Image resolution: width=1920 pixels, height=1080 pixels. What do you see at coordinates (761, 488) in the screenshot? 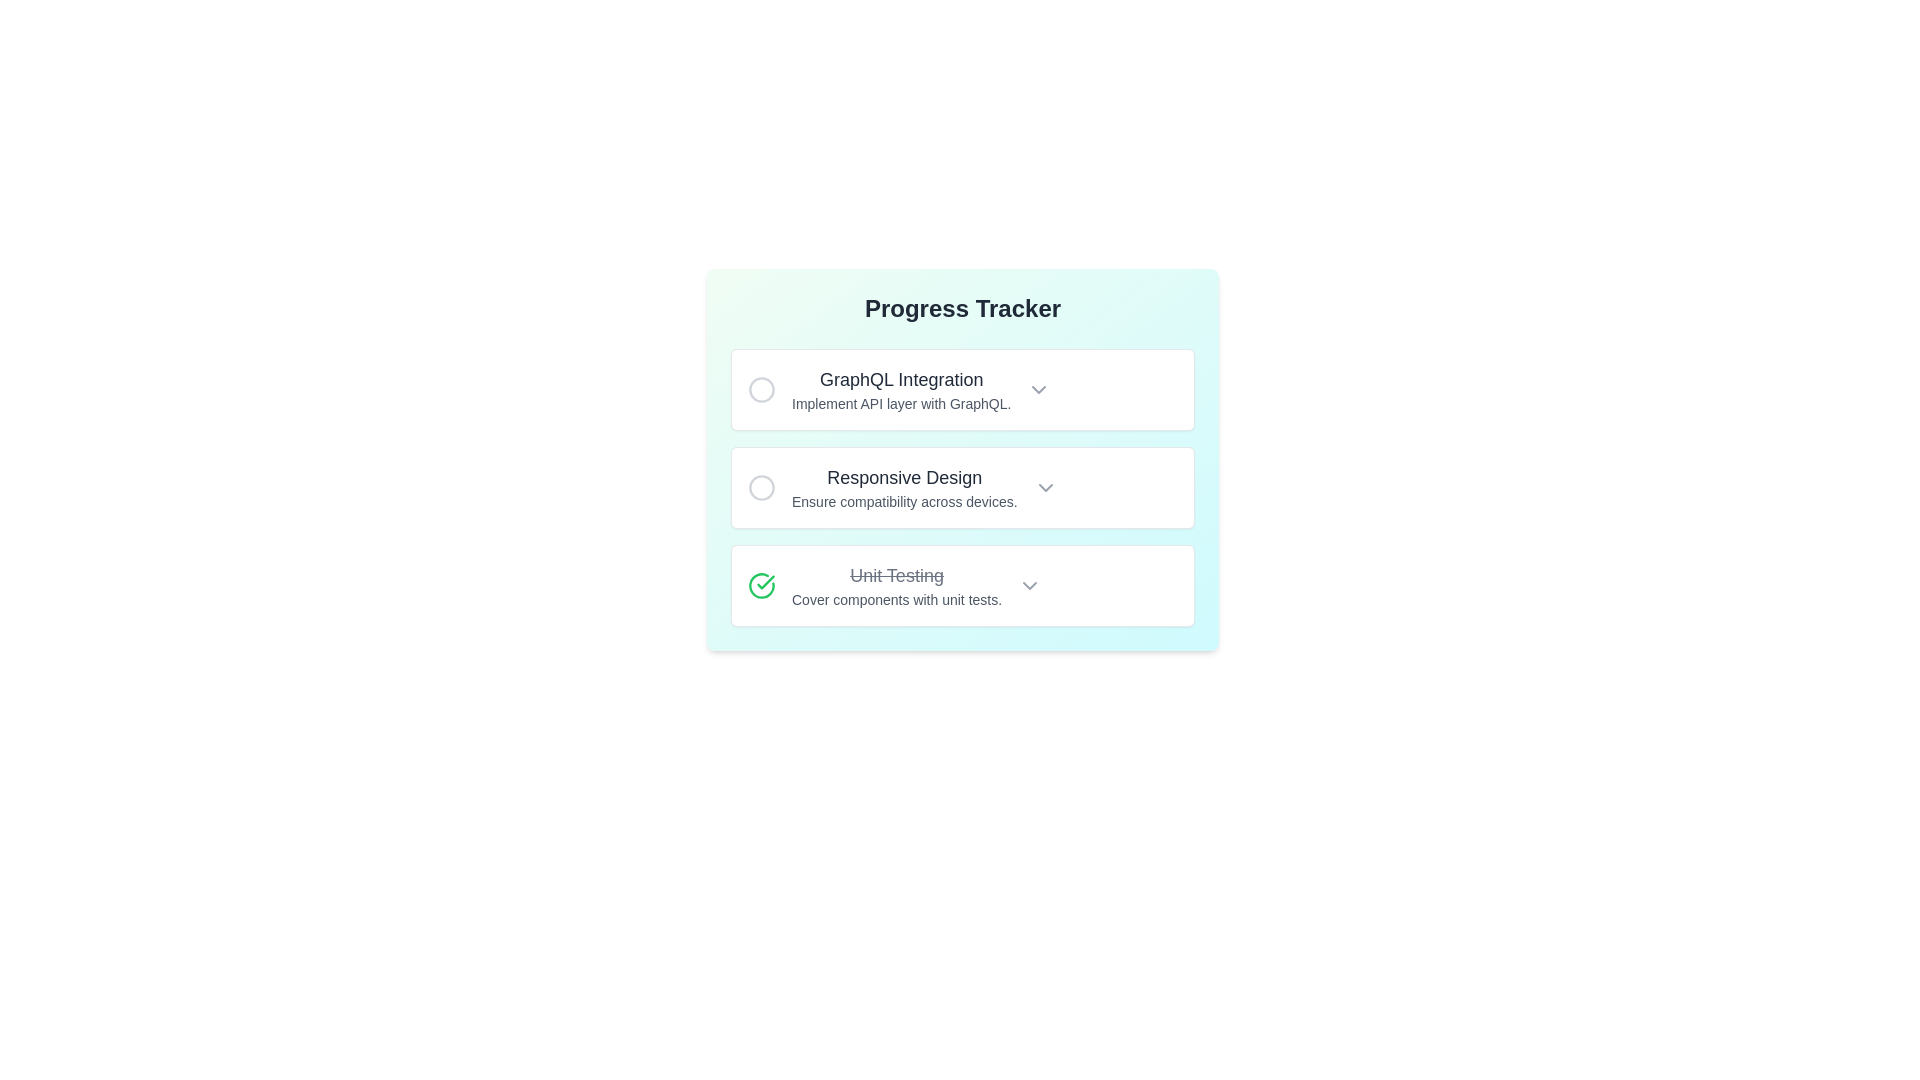
I see `the circular checkbox located within the 'Responsive Design Ensure compatibility across devices.' card` at bounding box center [761, 488].